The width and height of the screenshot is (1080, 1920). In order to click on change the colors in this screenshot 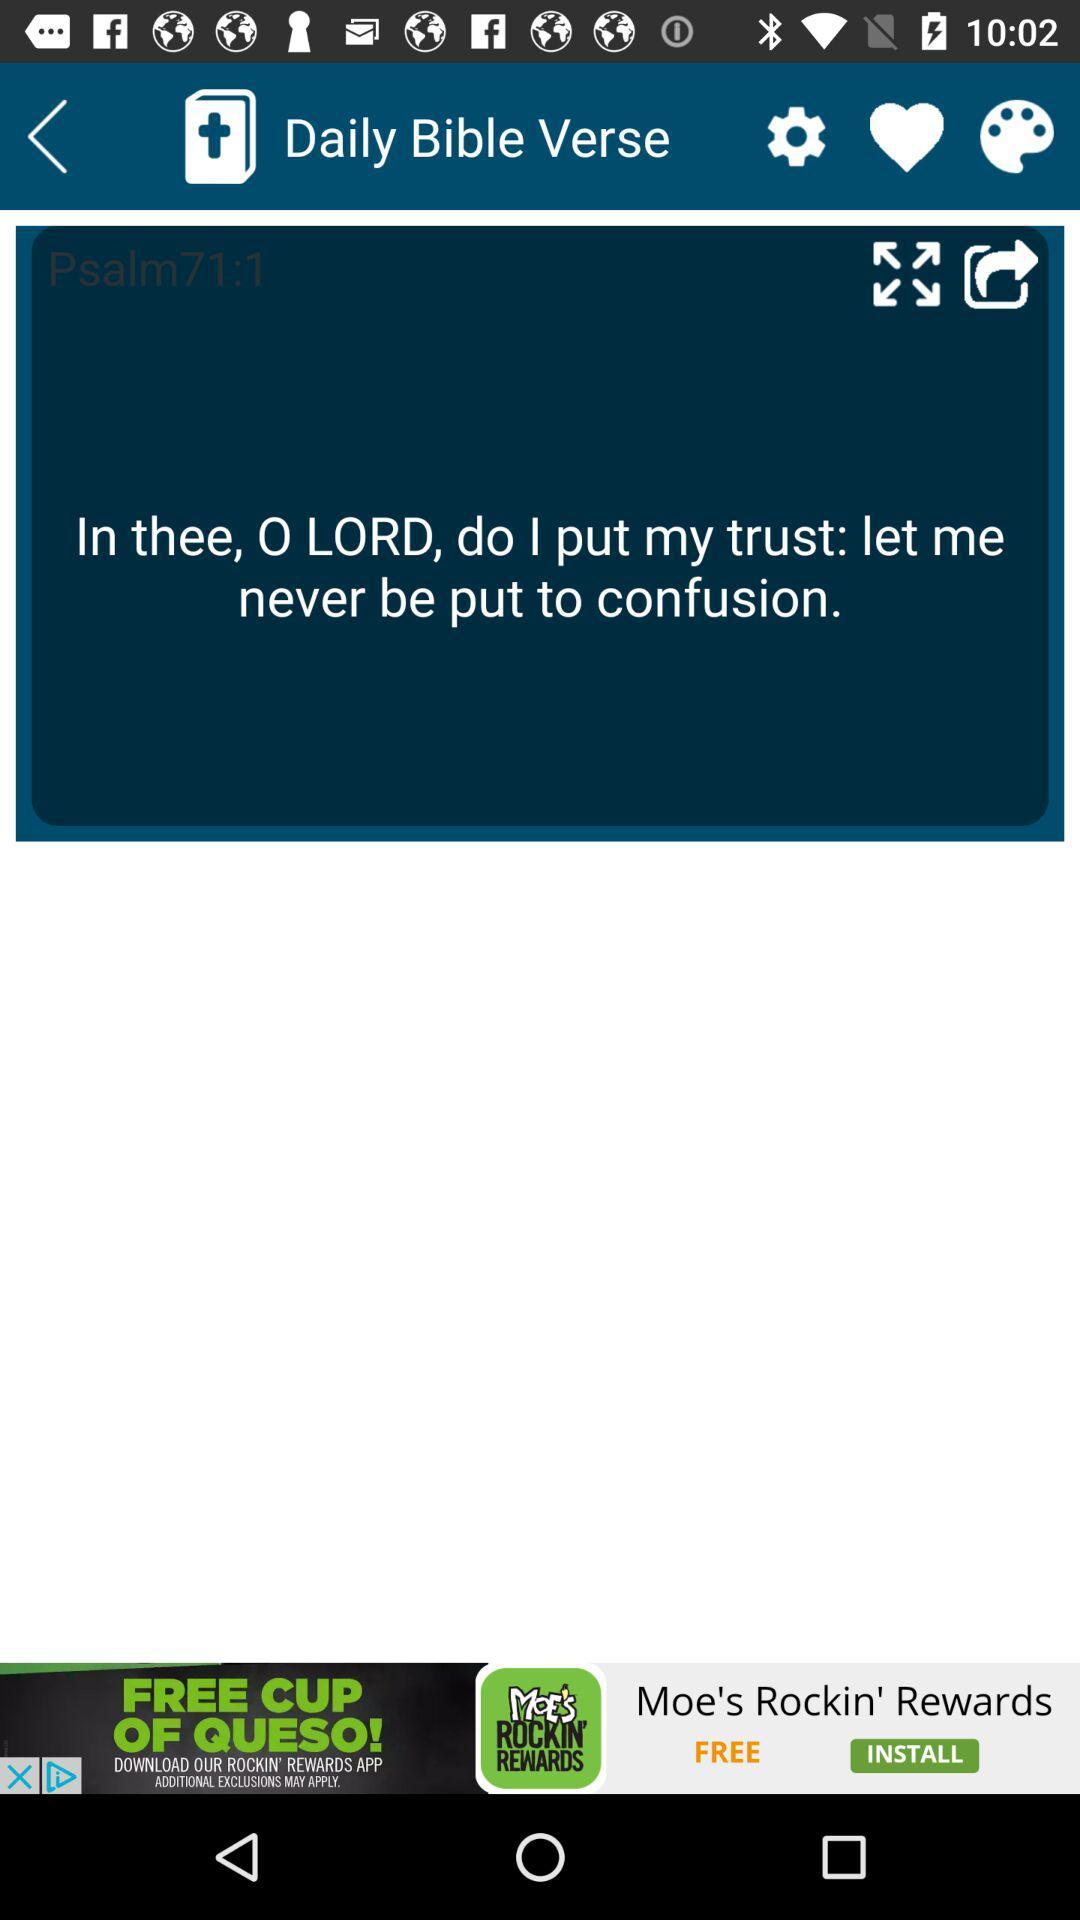, I will do `click(1017, 135)`.